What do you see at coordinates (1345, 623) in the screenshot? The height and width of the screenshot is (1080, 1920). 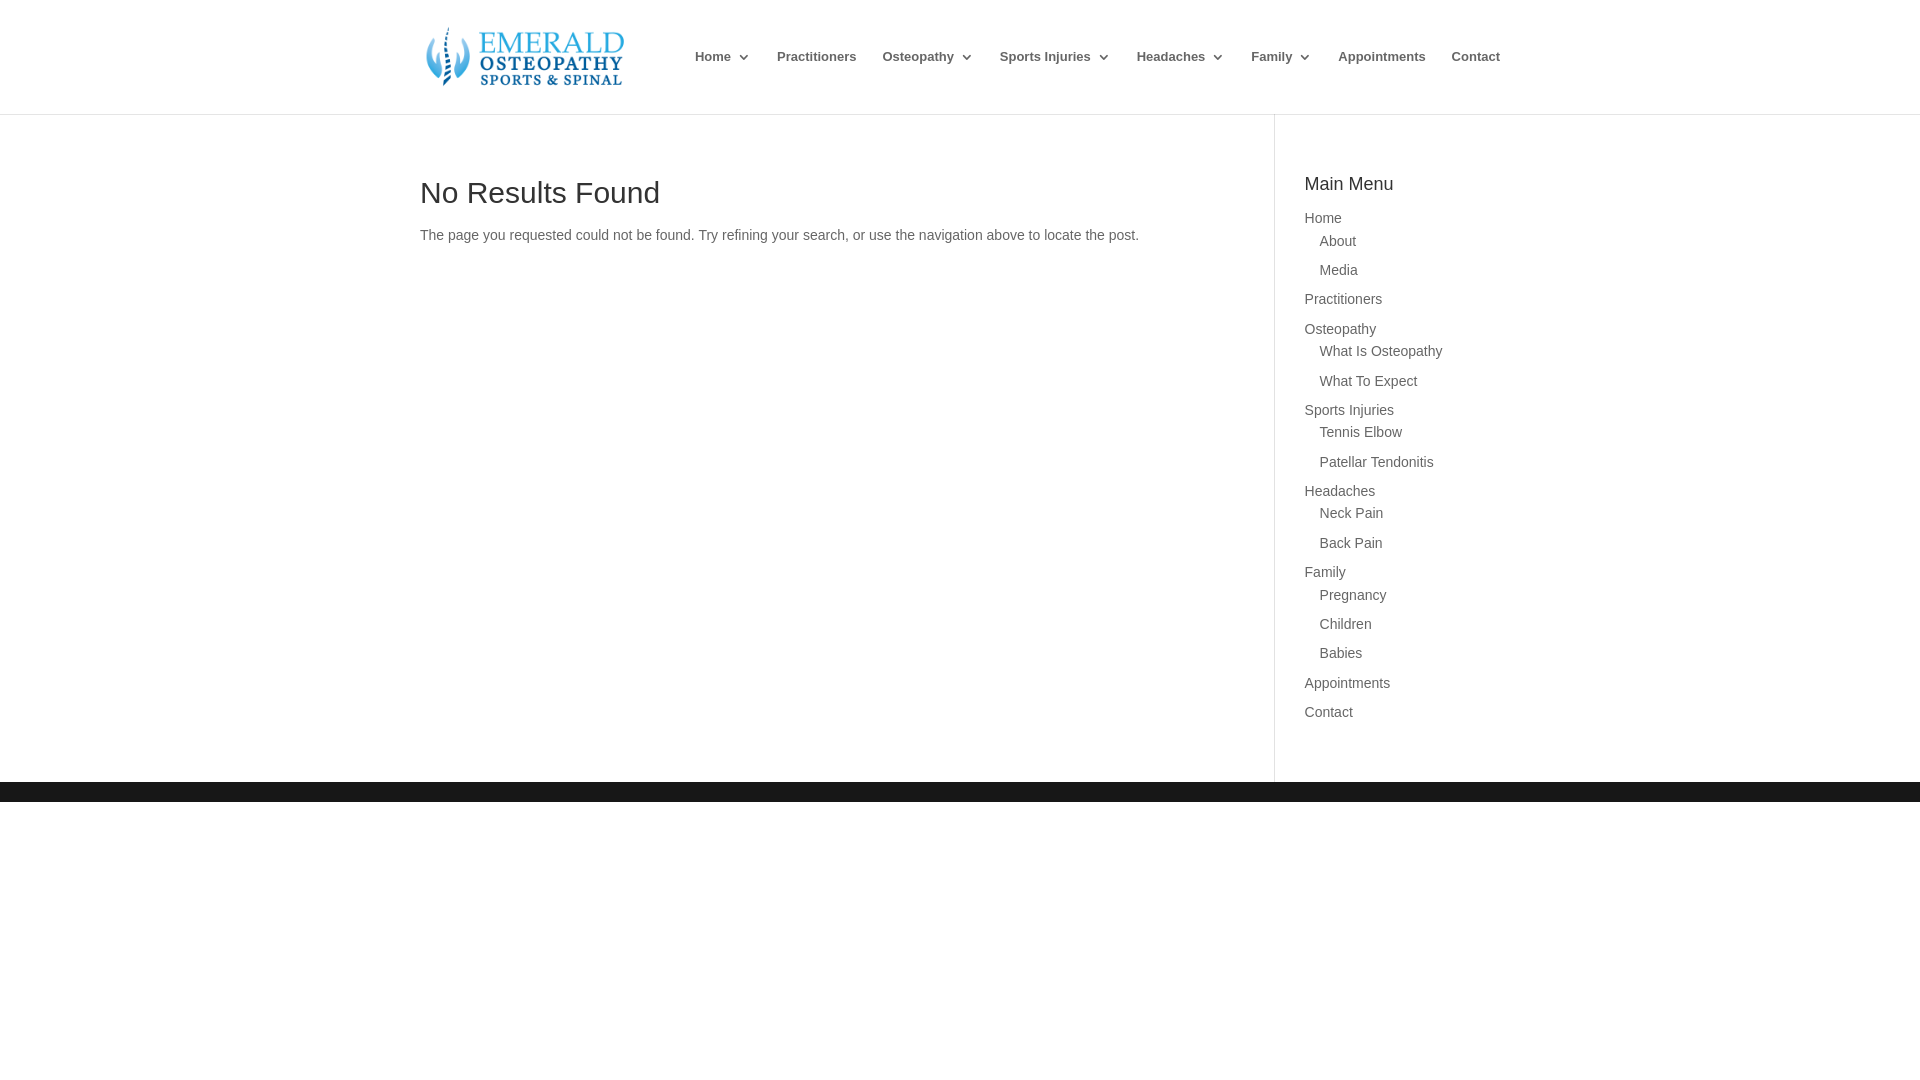 I see `'Children'` at bounding box center [1345, 623].